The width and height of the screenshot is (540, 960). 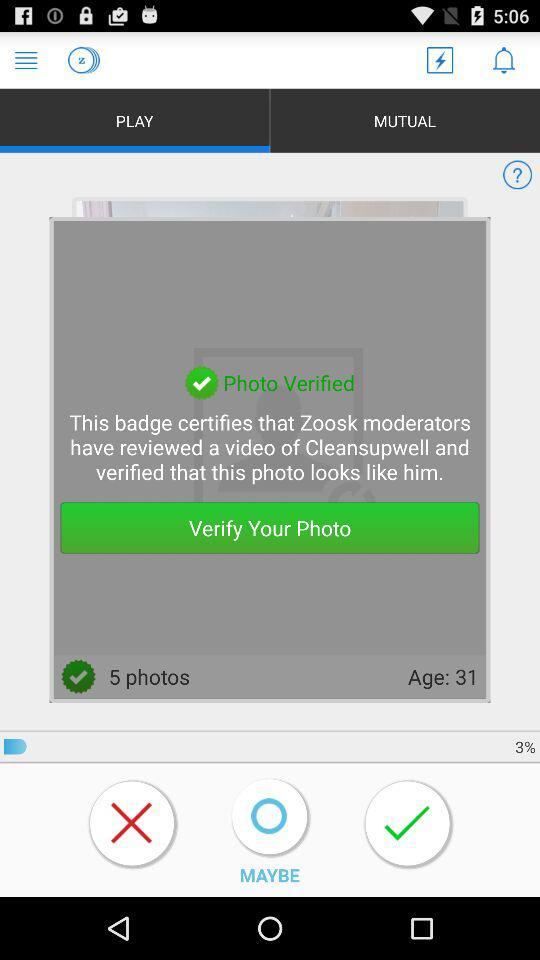 I want to click on the check icon, so click(x=77, y=723).